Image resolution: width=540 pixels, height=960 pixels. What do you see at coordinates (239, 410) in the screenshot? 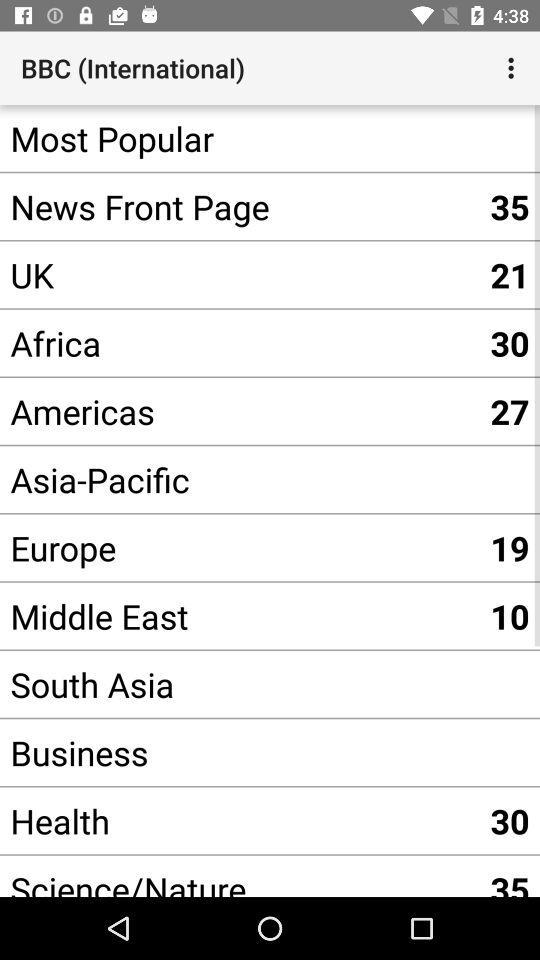
I see `the item below 30 item` at bounding box center [239, 410].